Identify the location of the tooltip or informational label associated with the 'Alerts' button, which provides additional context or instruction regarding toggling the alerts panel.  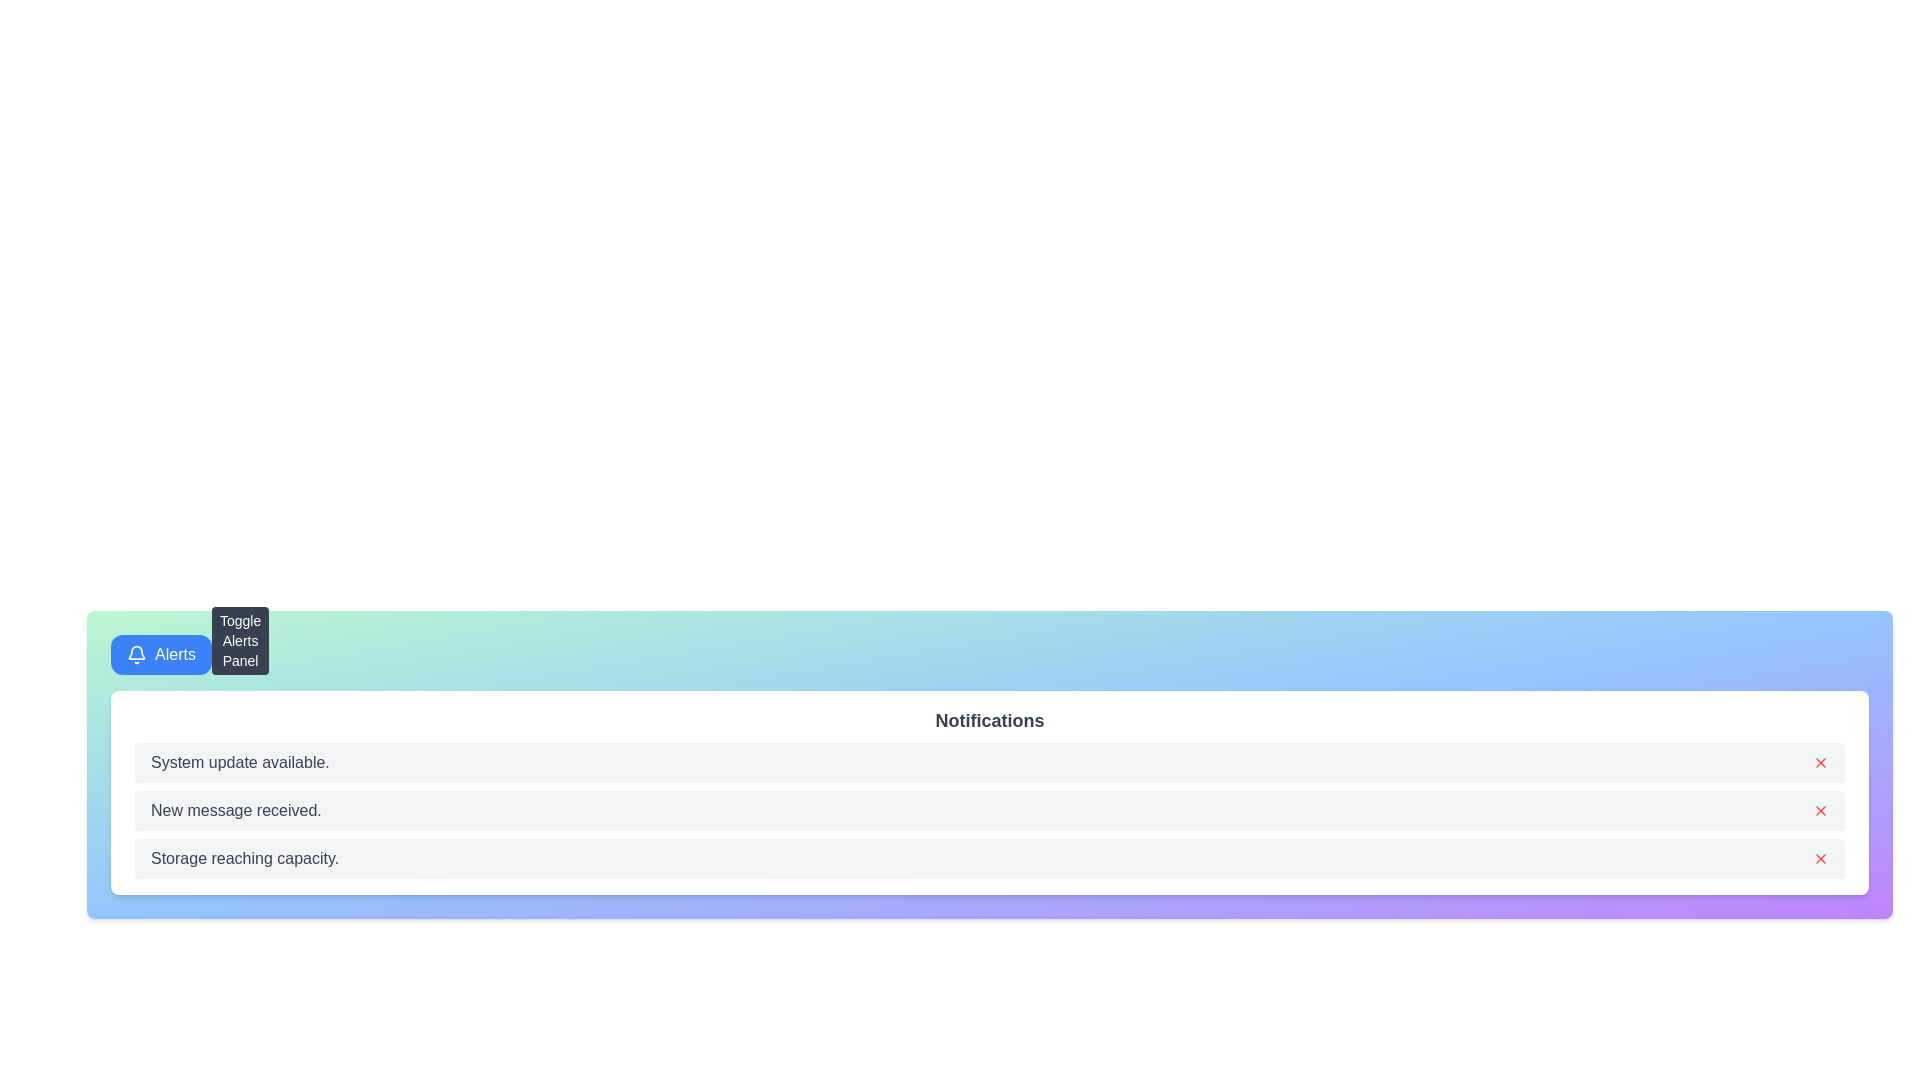
(240, 640).